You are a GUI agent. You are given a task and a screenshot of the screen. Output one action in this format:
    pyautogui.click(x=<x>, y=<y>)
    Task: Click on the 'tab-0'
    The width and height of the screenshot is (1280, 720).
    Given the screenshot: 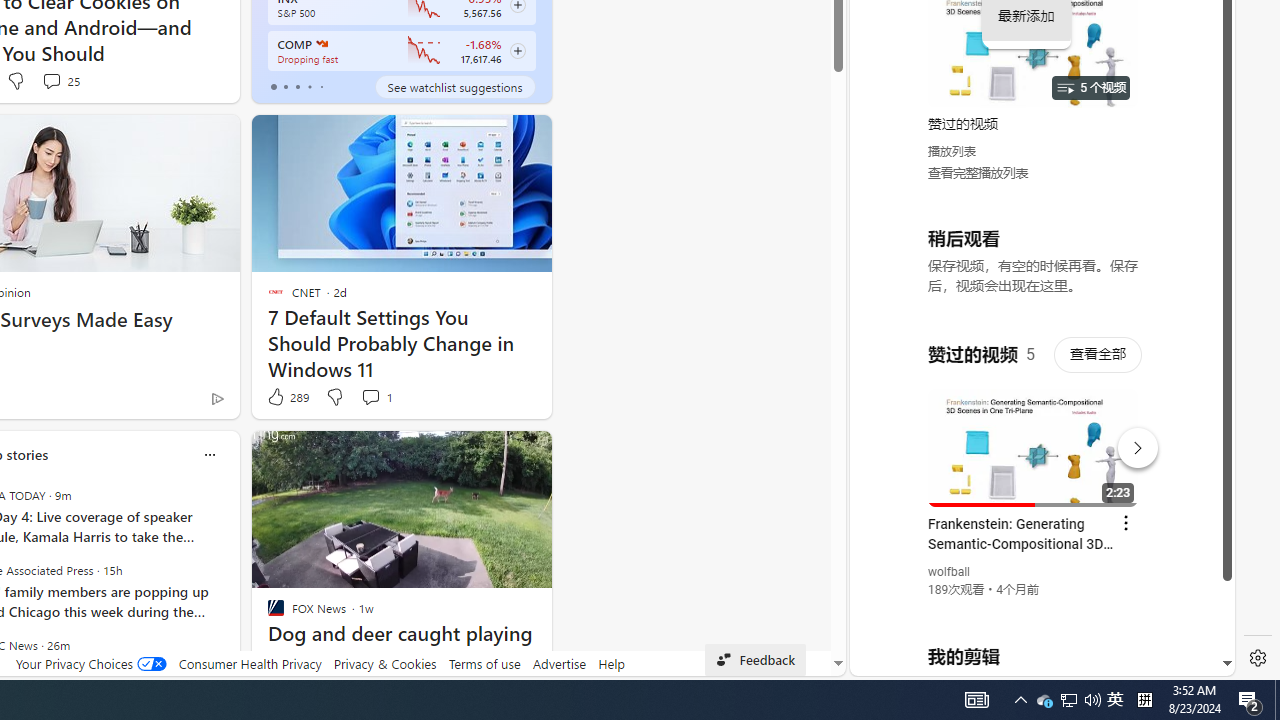 What is the action you would take?
    pyautogui.click(x=272, y=86)
    